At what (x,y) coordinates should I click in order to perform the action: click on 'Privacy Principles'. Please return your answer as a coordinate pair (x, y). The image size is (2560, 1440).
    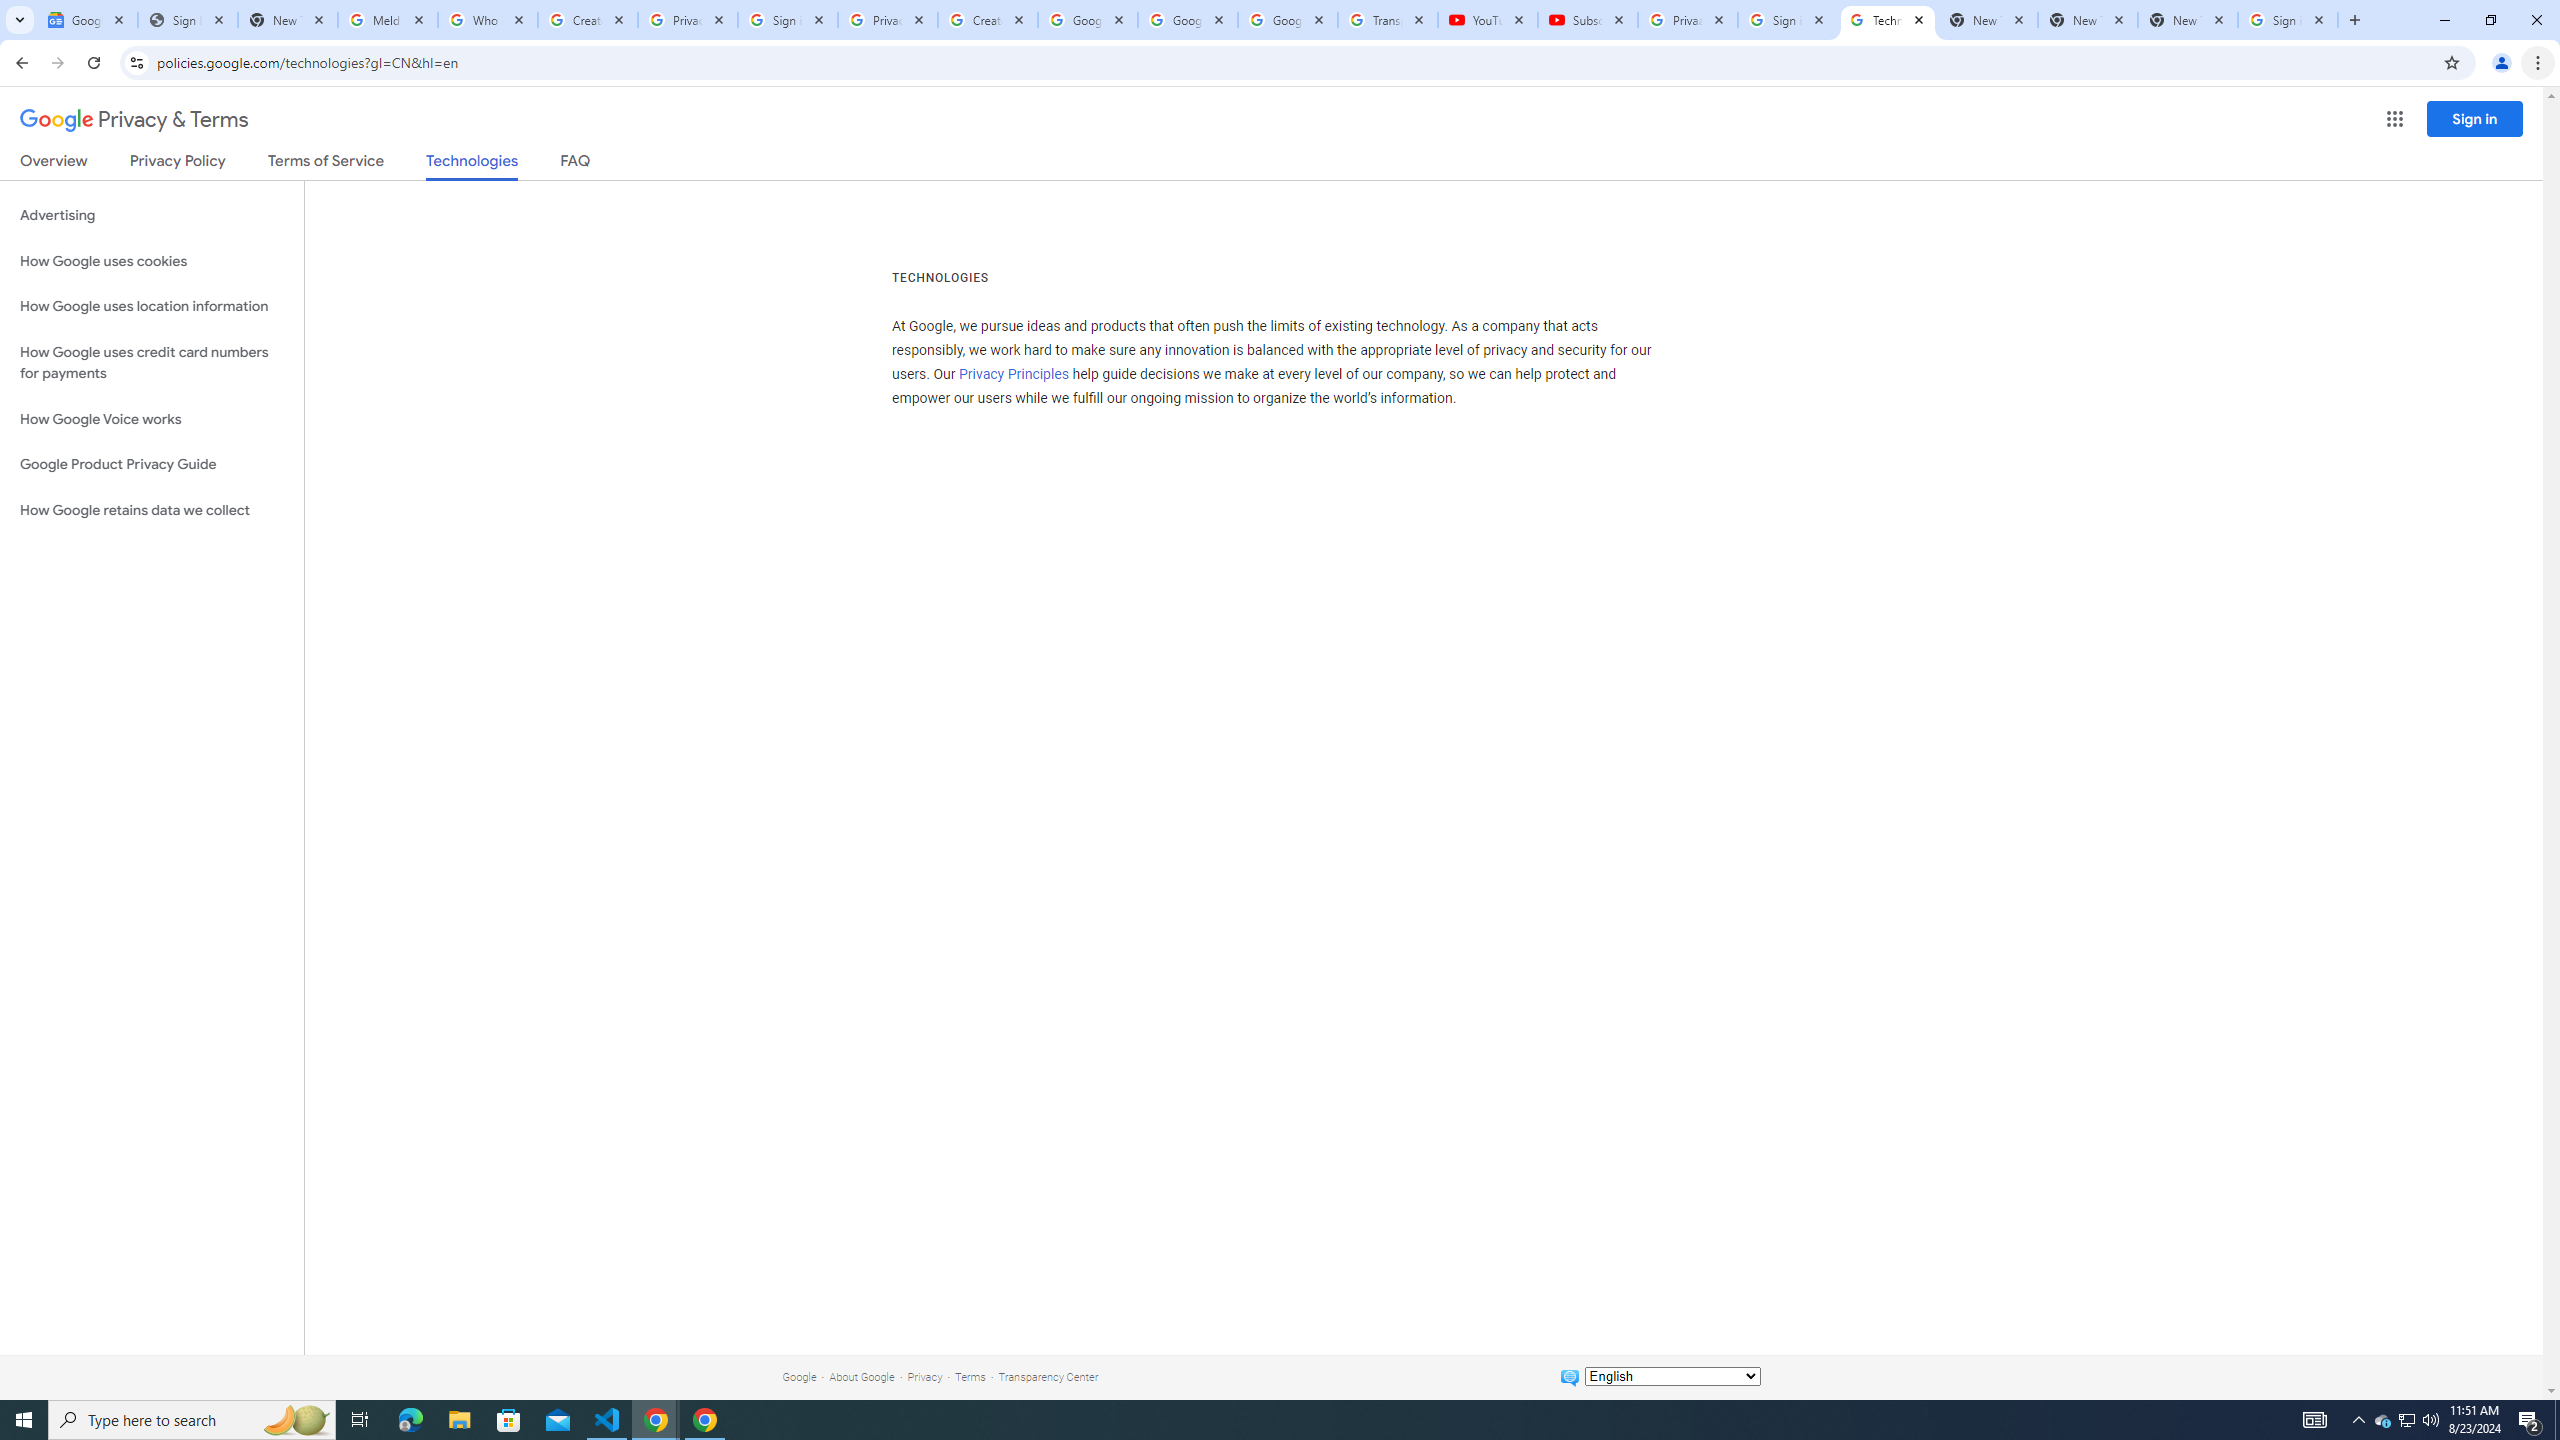
    Looking at the image, I should click on (1015, 375).